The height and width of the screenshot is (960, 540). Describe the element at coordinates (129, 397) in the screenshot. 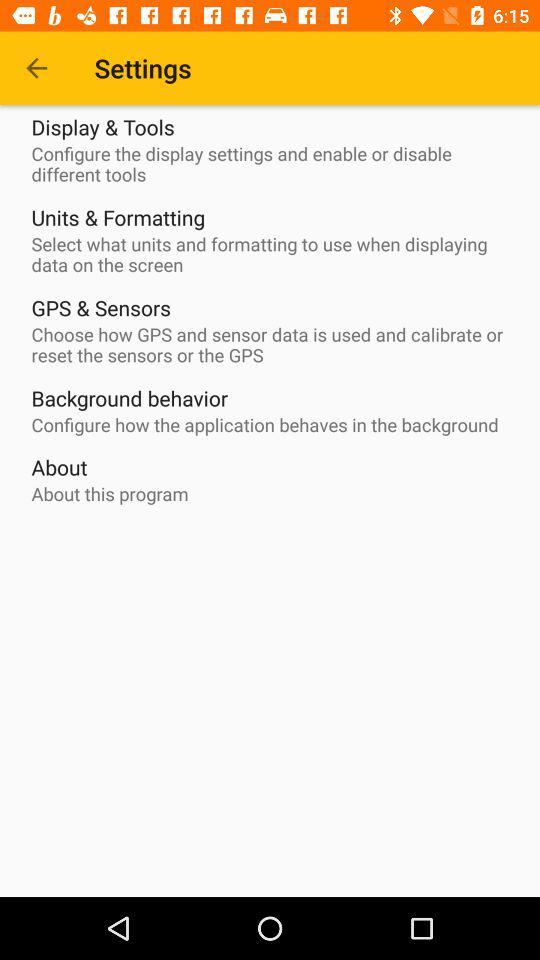

I see `item above the configure how the item` at that location.